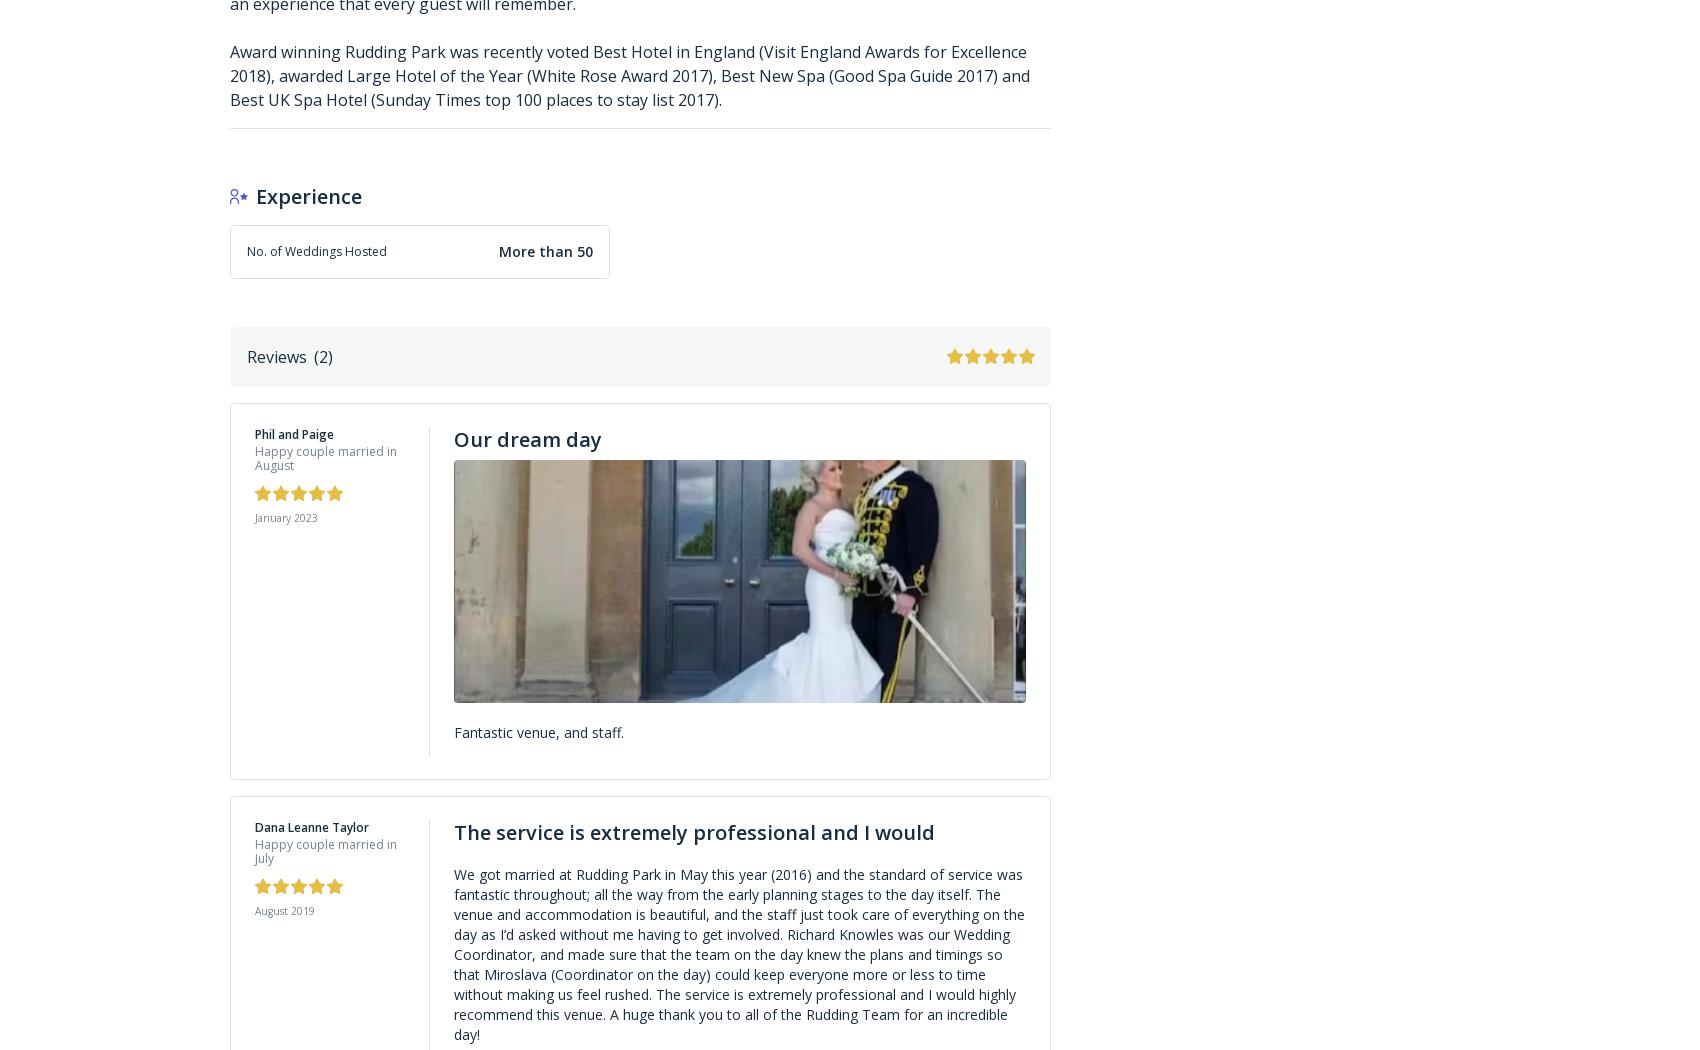  Describe the element at coordinates (316, 356) in the screenshot. I see `'('` at that location.